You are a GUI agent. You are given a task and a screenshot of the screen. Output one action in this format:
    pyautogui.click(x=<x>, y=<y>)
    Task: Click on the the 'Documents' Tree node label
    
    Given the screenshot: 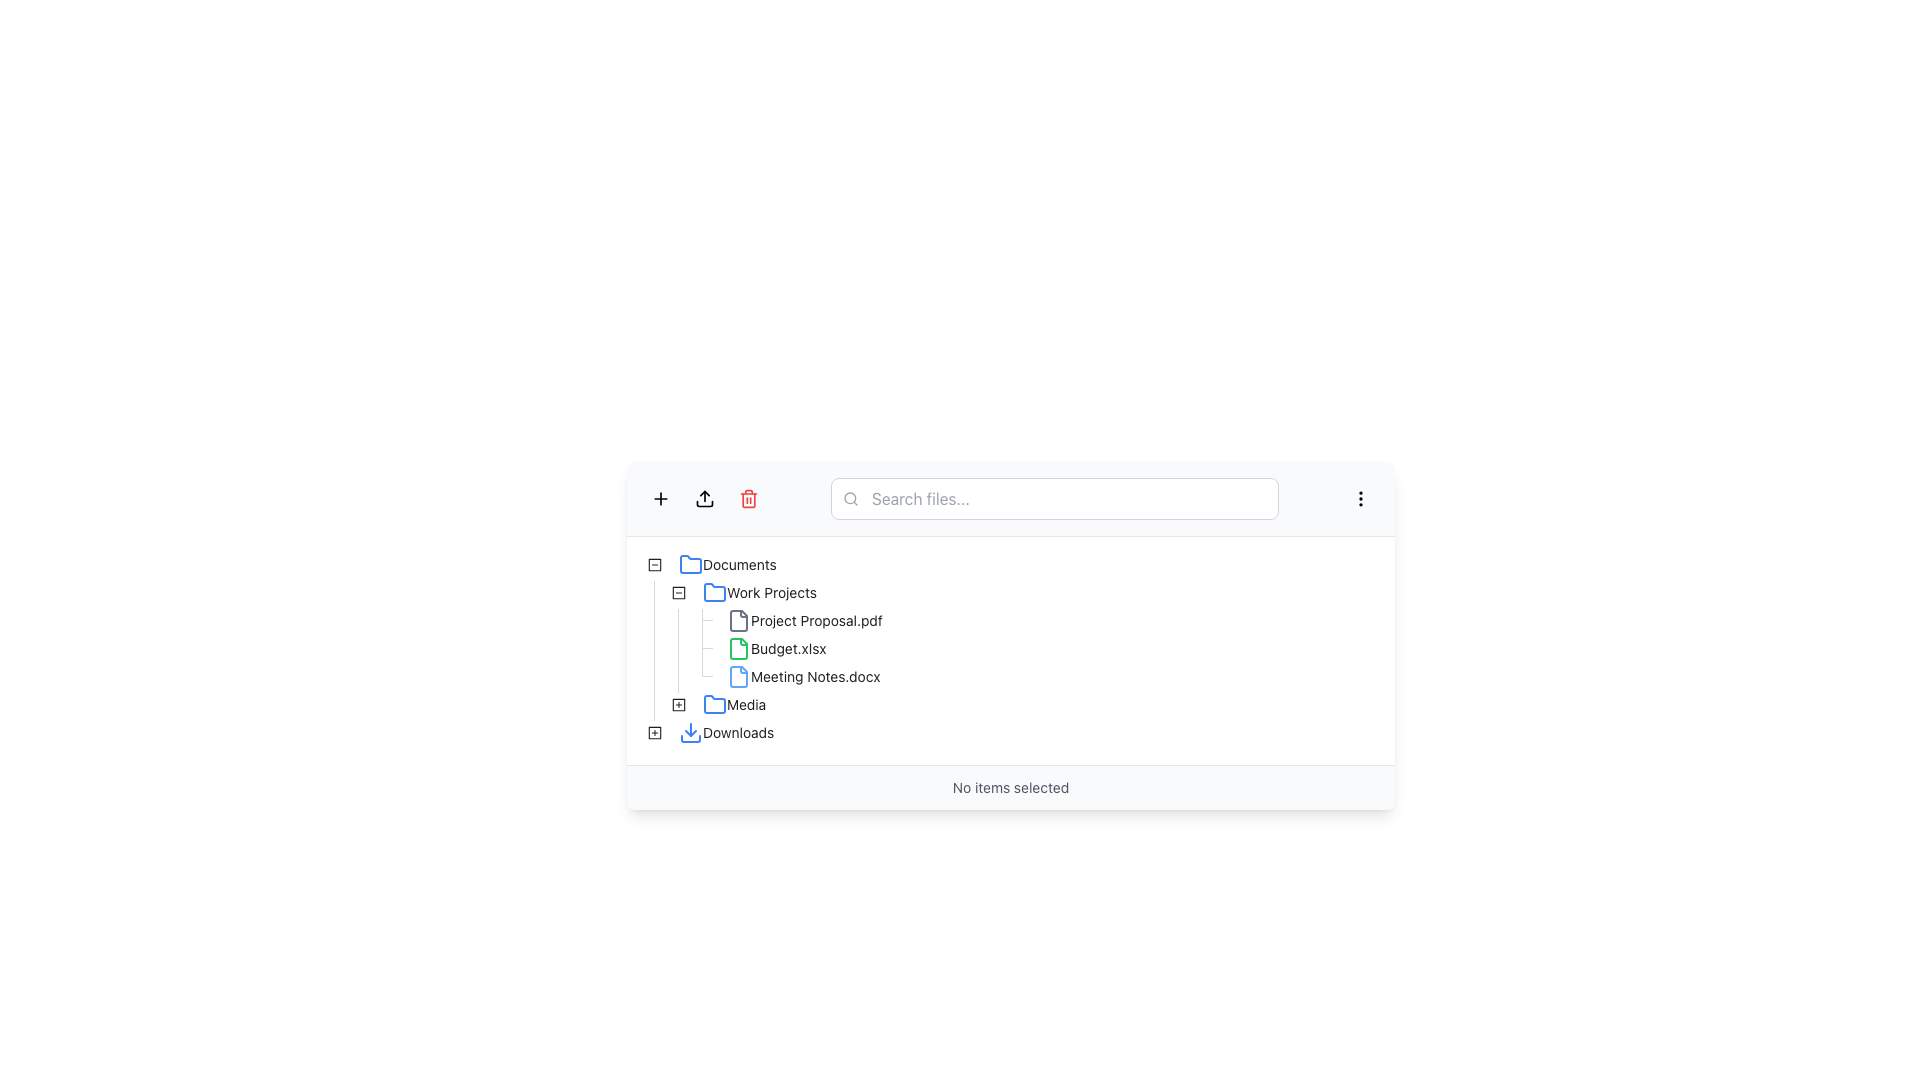 What is the action you would take?
    pyautogui.click(x=726, y=564)
    